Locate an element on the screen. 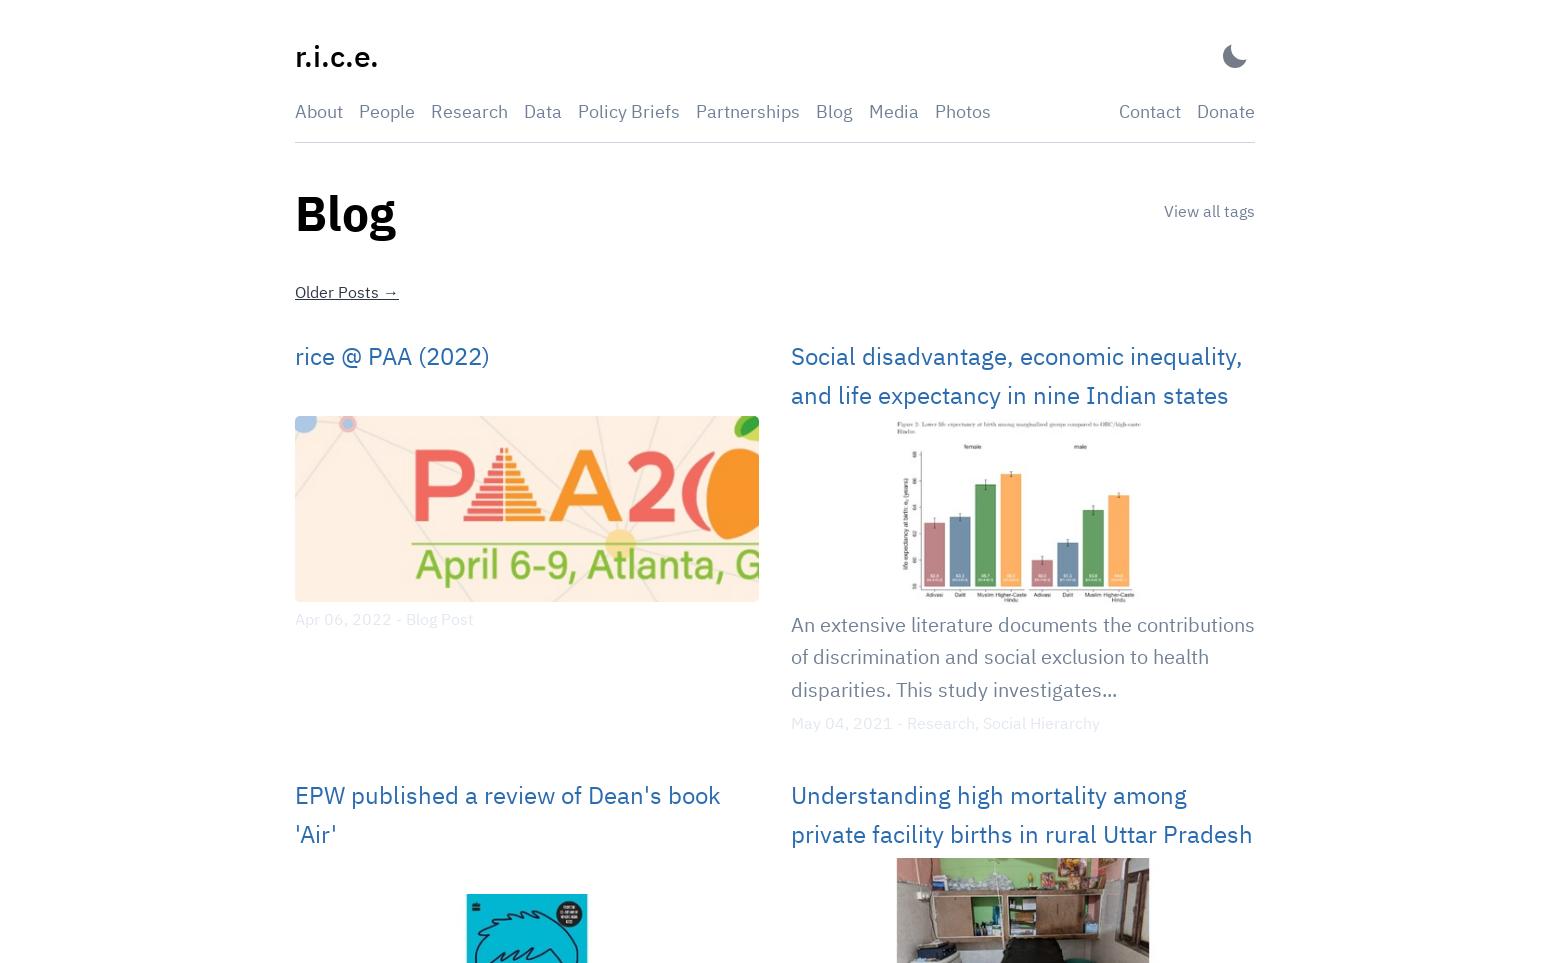 The height and width of the screenshot is (963, 1550). 'An extensive literature documents the contributions of discrimination and social exclusion to health disparities. This study investigates...' is located at coordinates (789, 654).